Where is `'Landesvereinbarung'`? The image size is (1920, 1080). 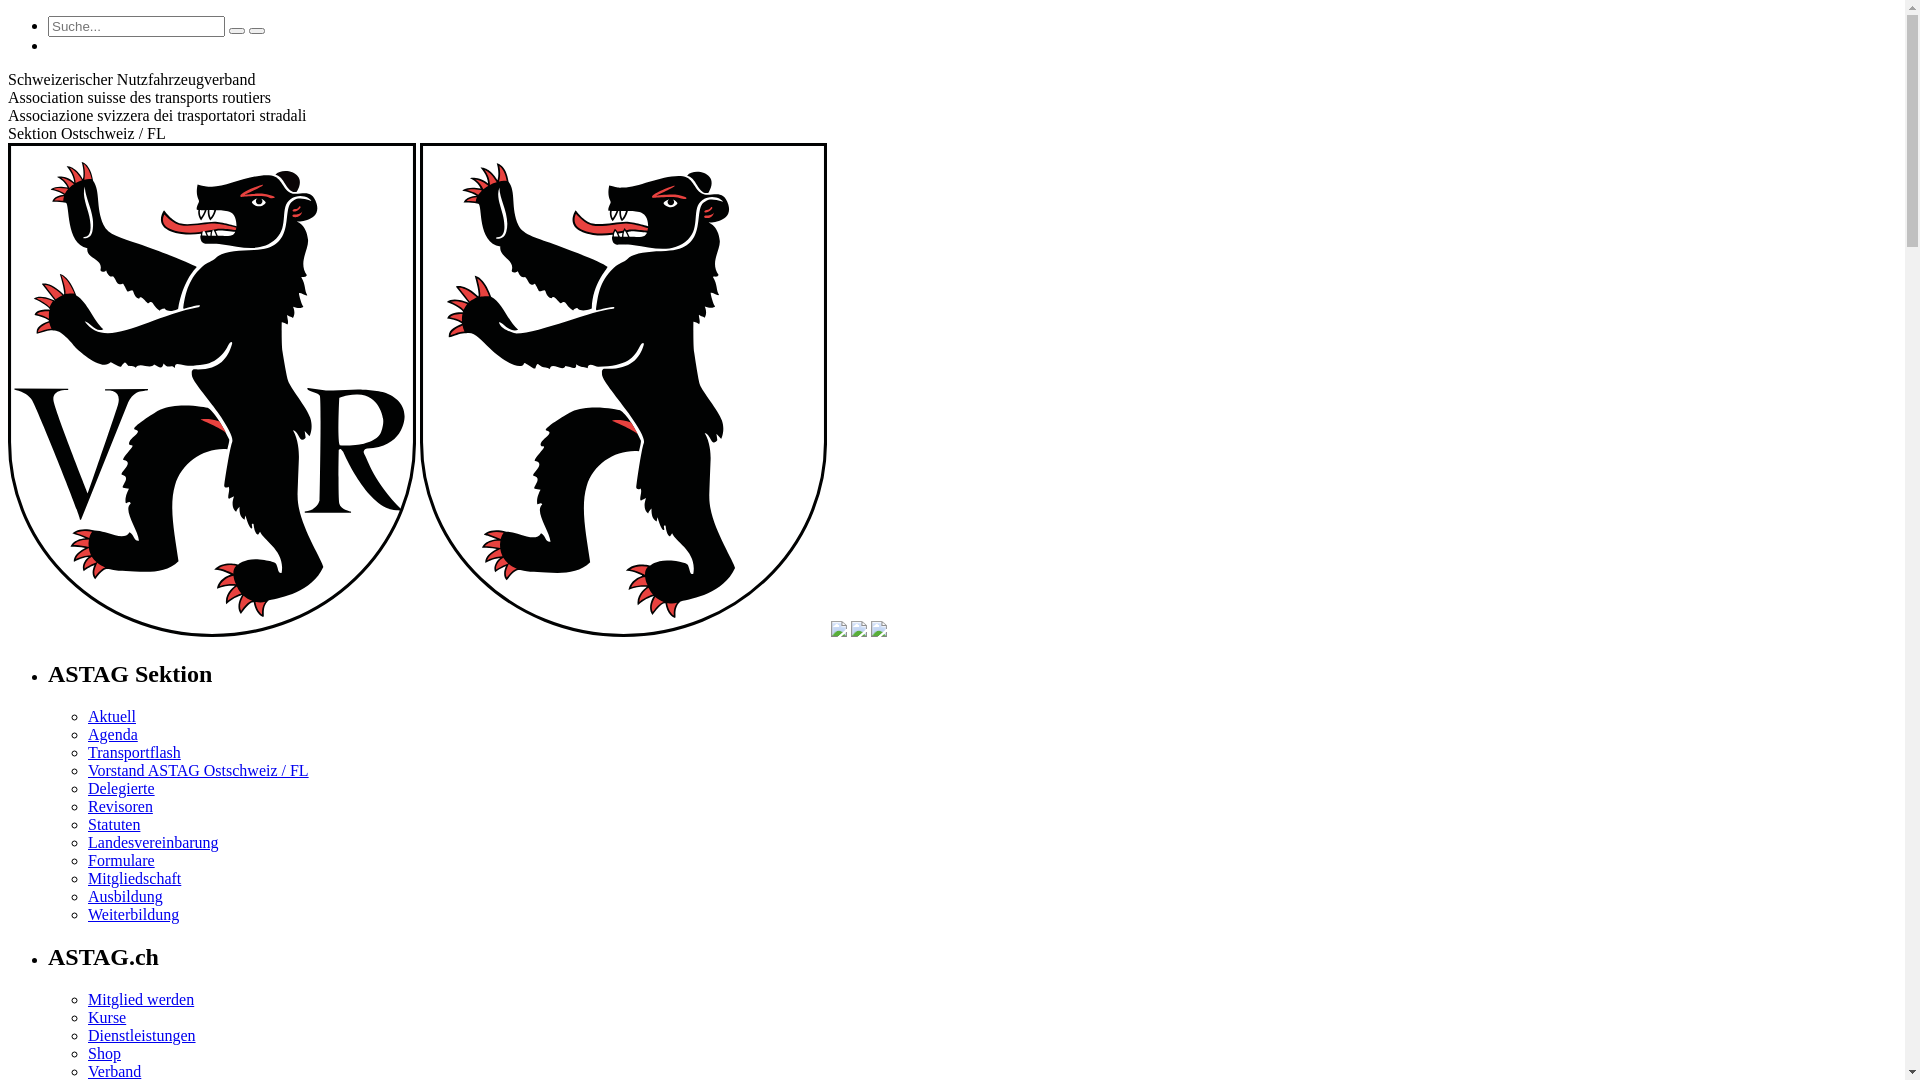 'Landesvereinbarung' is located at coordinates (152, 842).